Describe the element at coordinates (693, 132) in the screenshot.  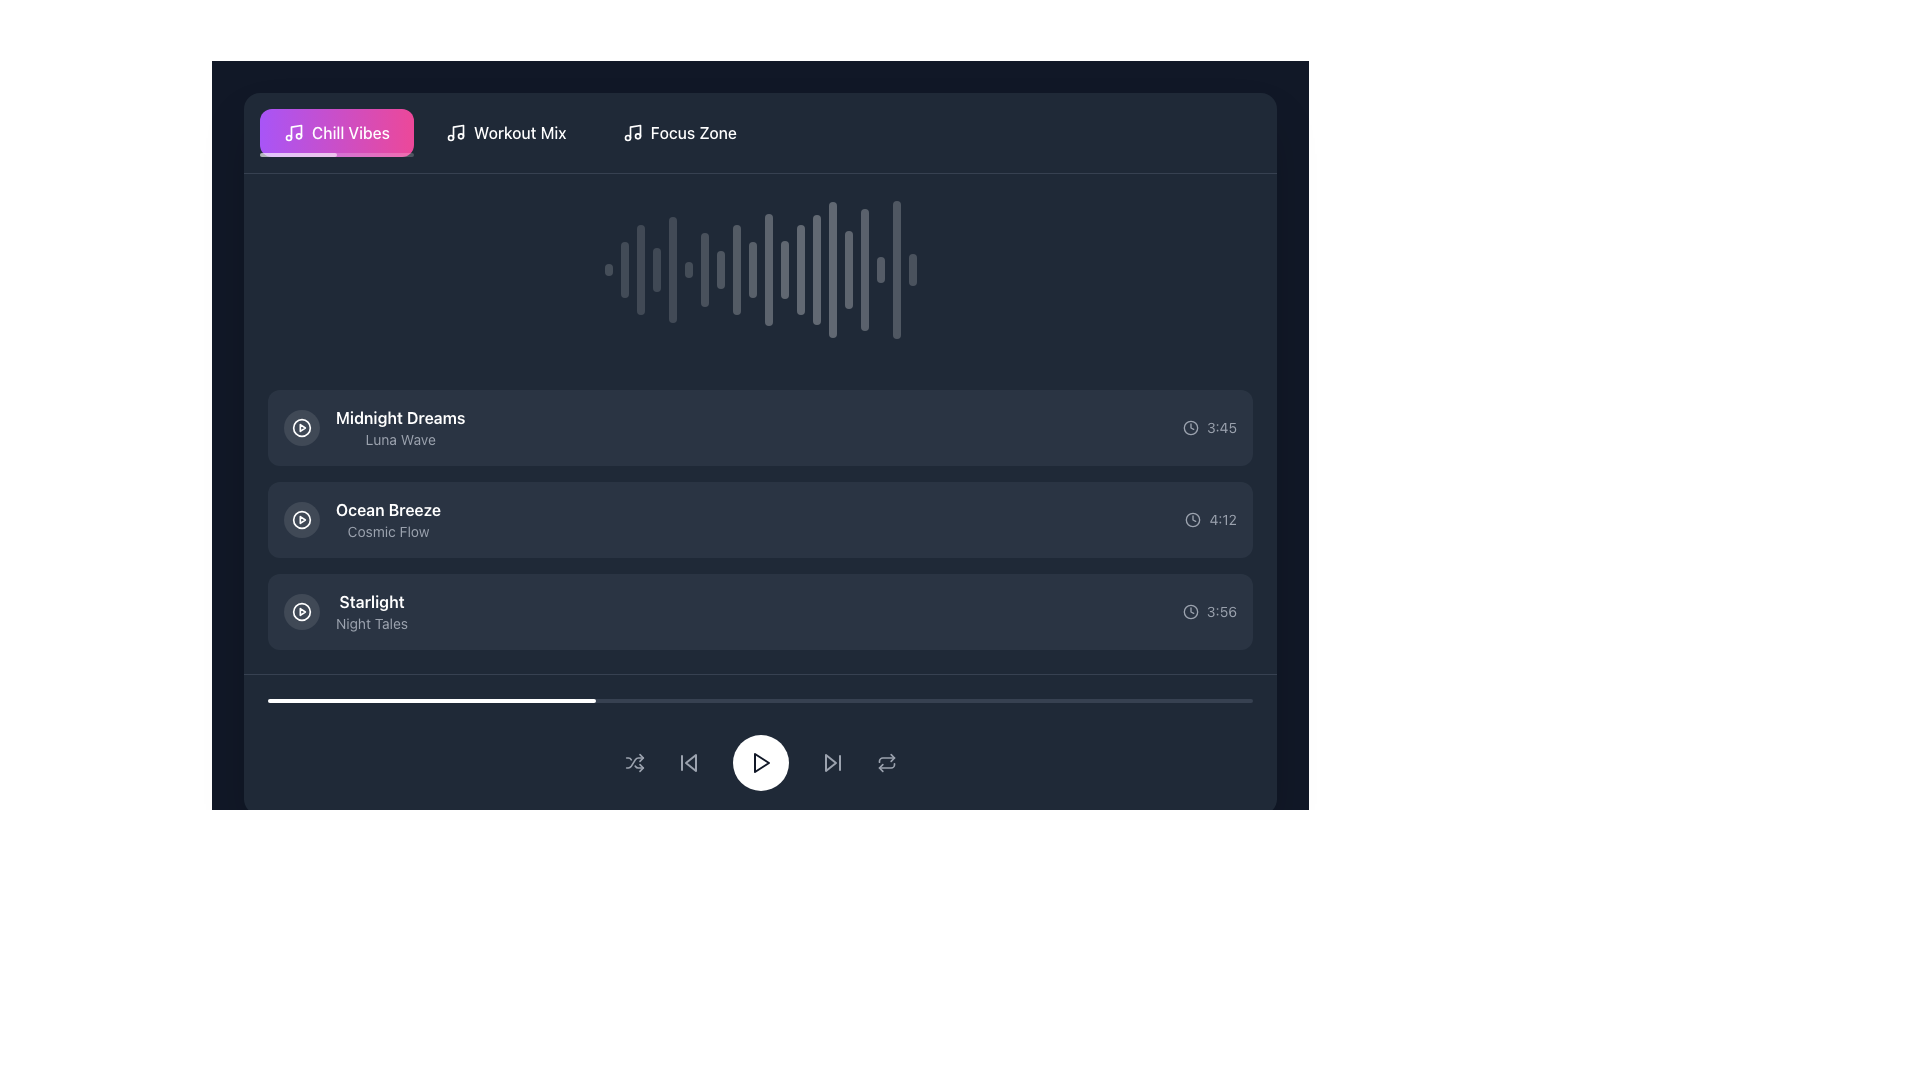
I see `the navigation label located to the right of 'Workout Mix'` at that location.